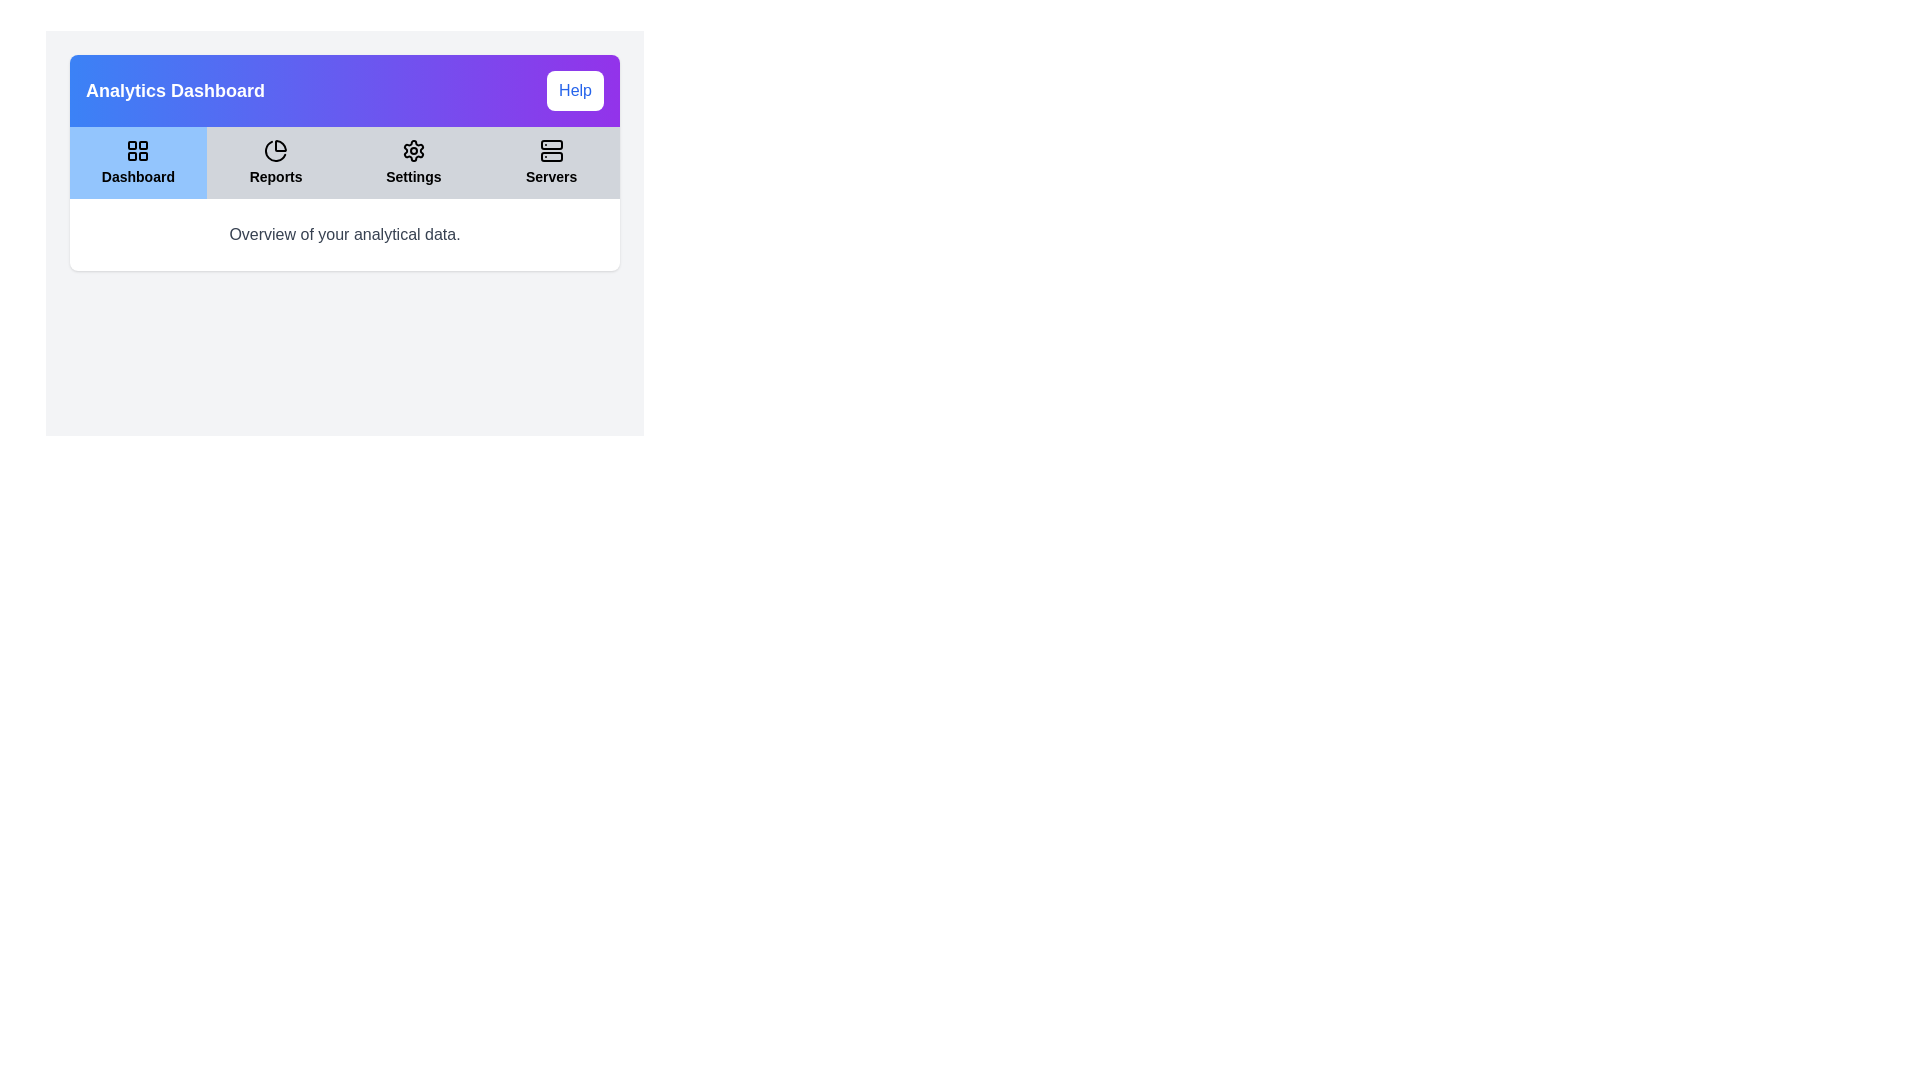 The image size is (1920, 1080). I want to click on the navigation button for Reports, the second button from the left in the horizontal menu bar below the header, so click(275, 161).